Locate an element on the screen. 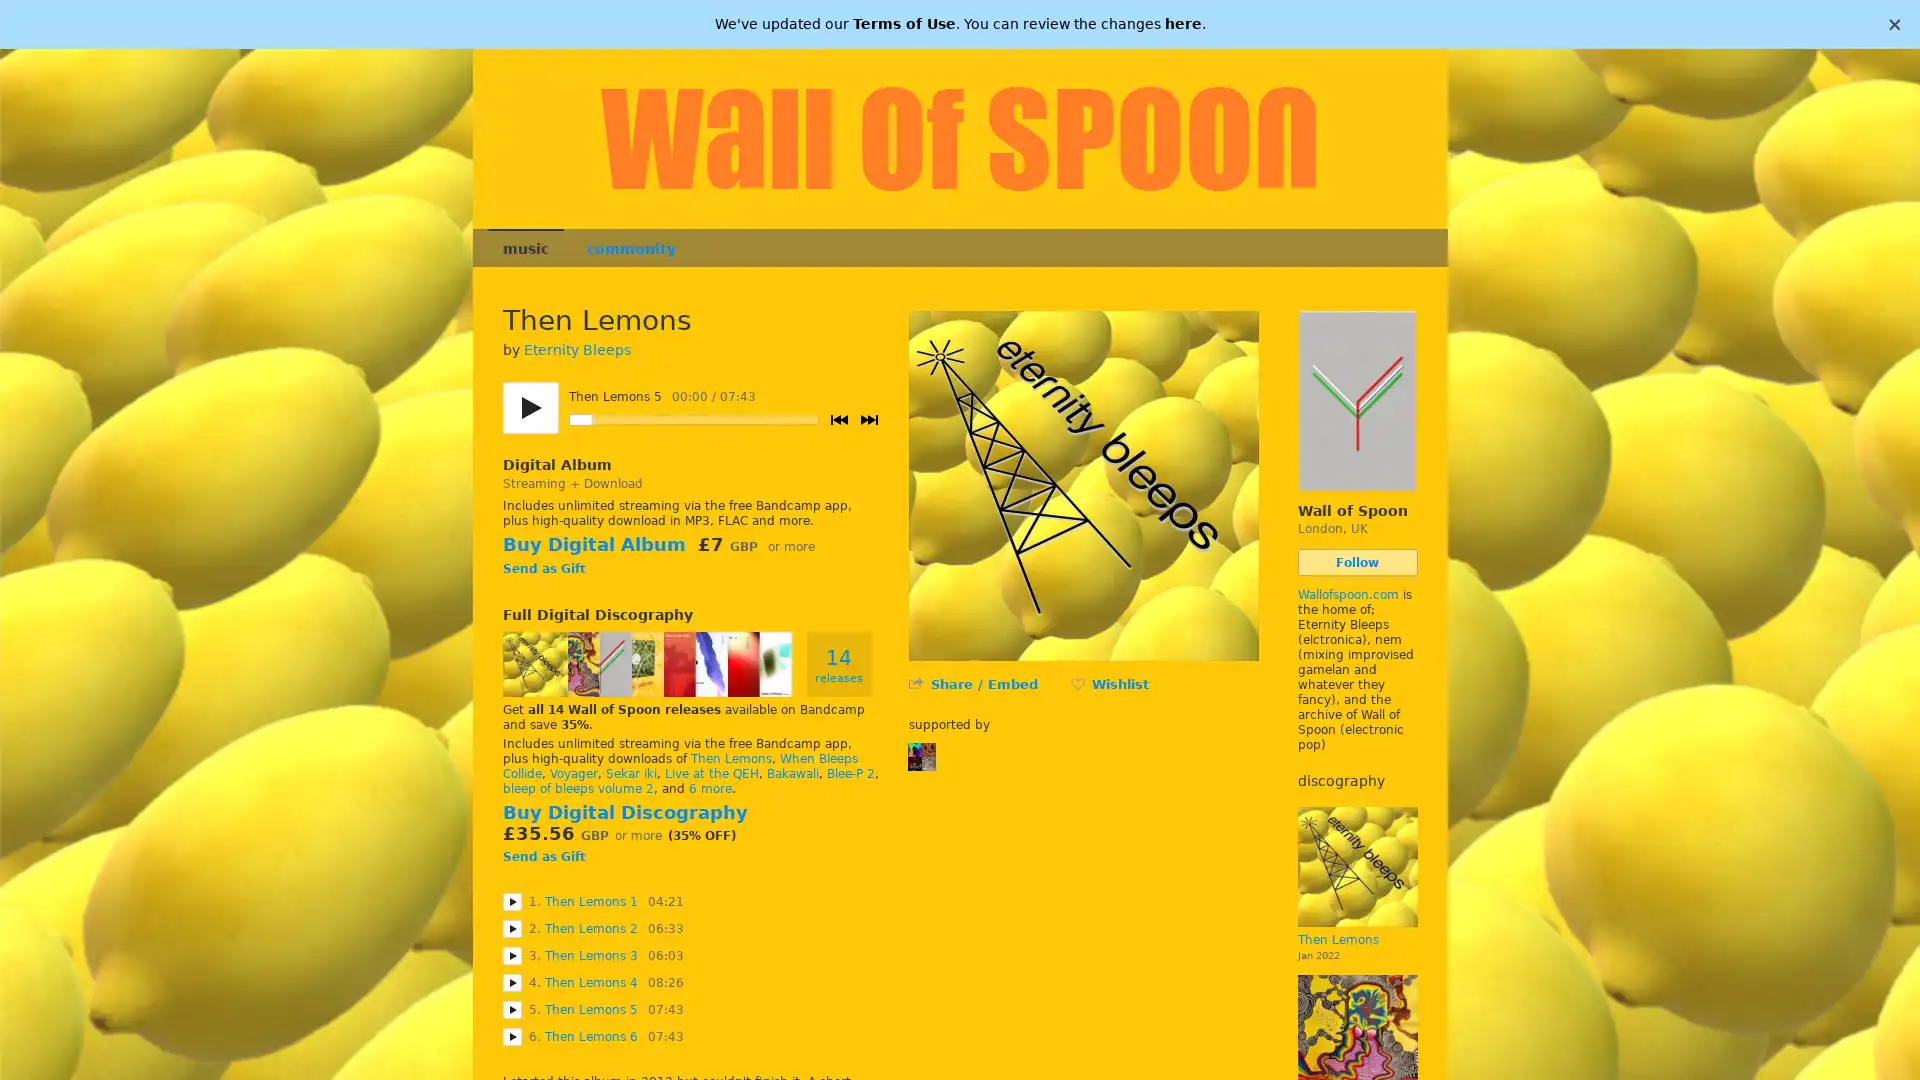 The image size is (1920, 1080). Send as Gift is located at coordinates (543, 570).